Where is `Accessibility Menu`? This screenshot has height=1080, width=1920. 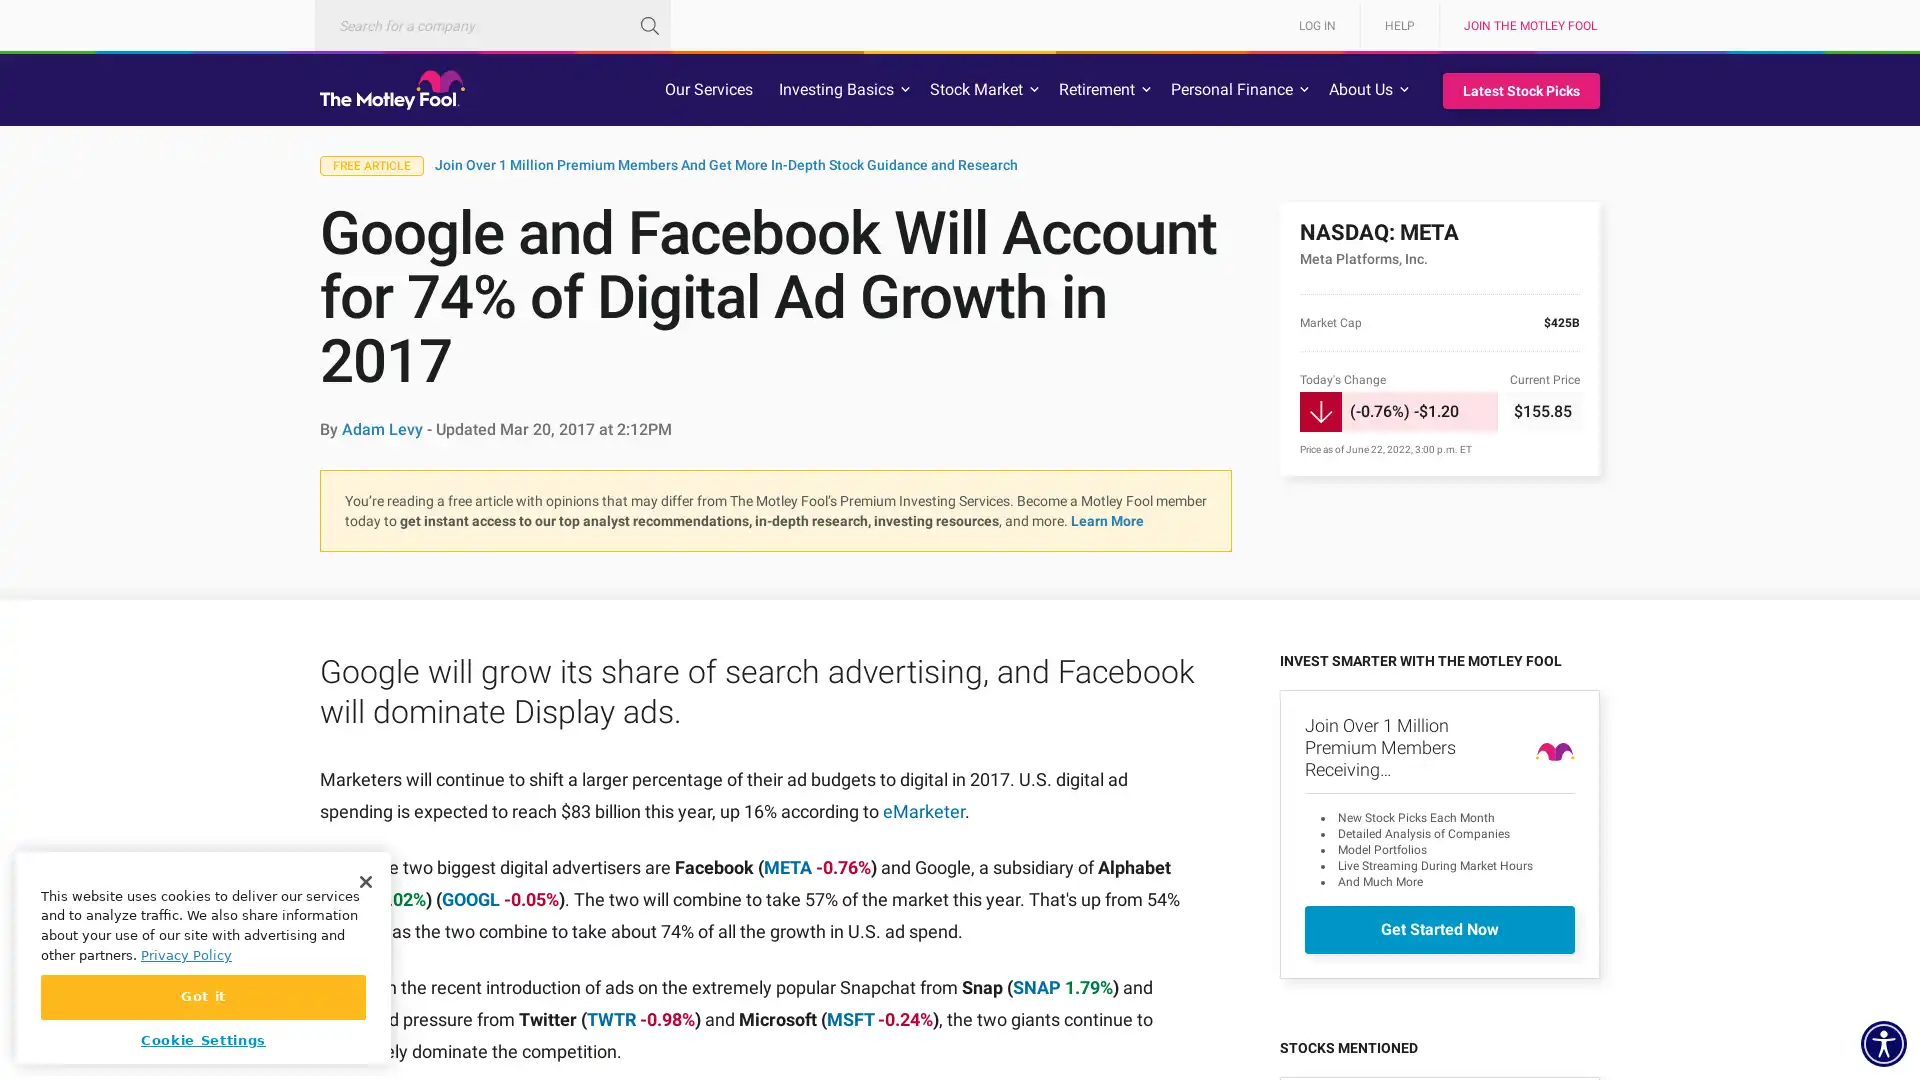 Accessibility Menu is located at coordinates (1882, 1043).